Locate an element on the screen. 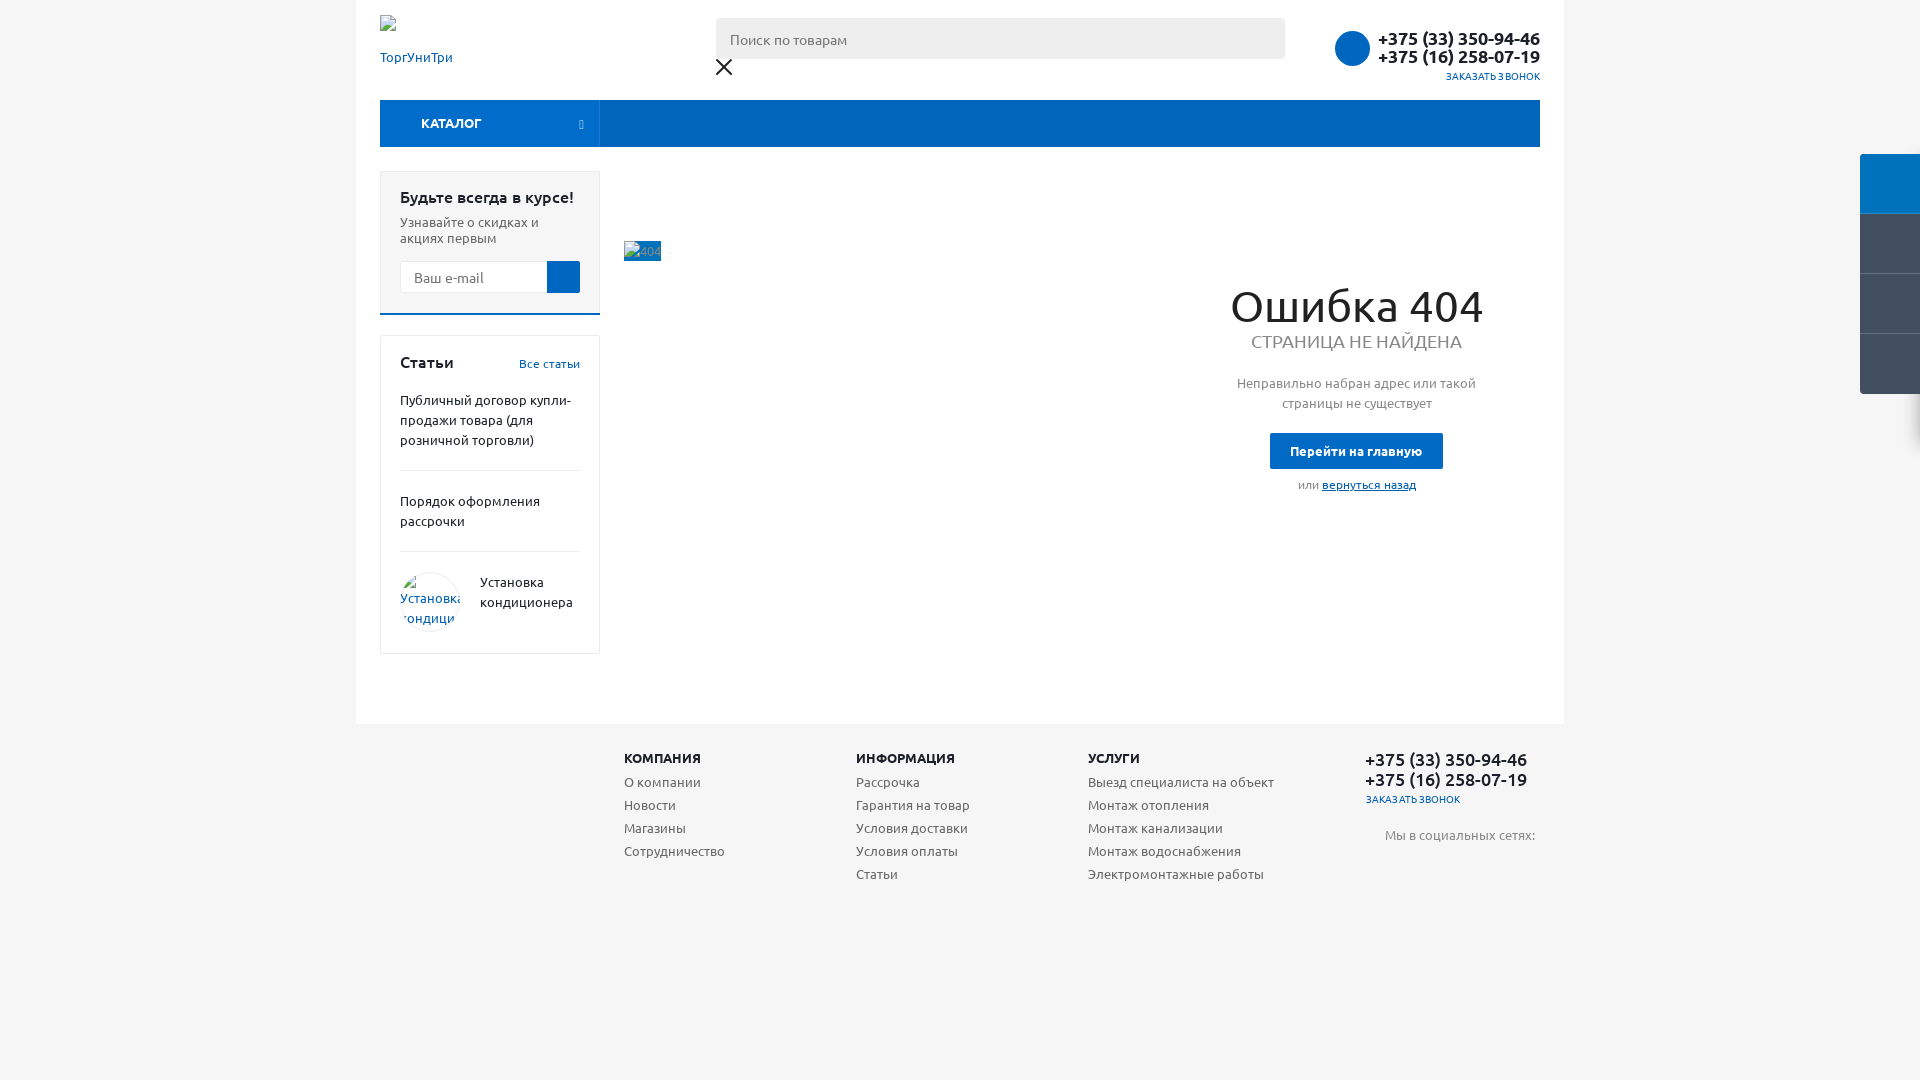  ':-(' is located at coordinates (642, 249).